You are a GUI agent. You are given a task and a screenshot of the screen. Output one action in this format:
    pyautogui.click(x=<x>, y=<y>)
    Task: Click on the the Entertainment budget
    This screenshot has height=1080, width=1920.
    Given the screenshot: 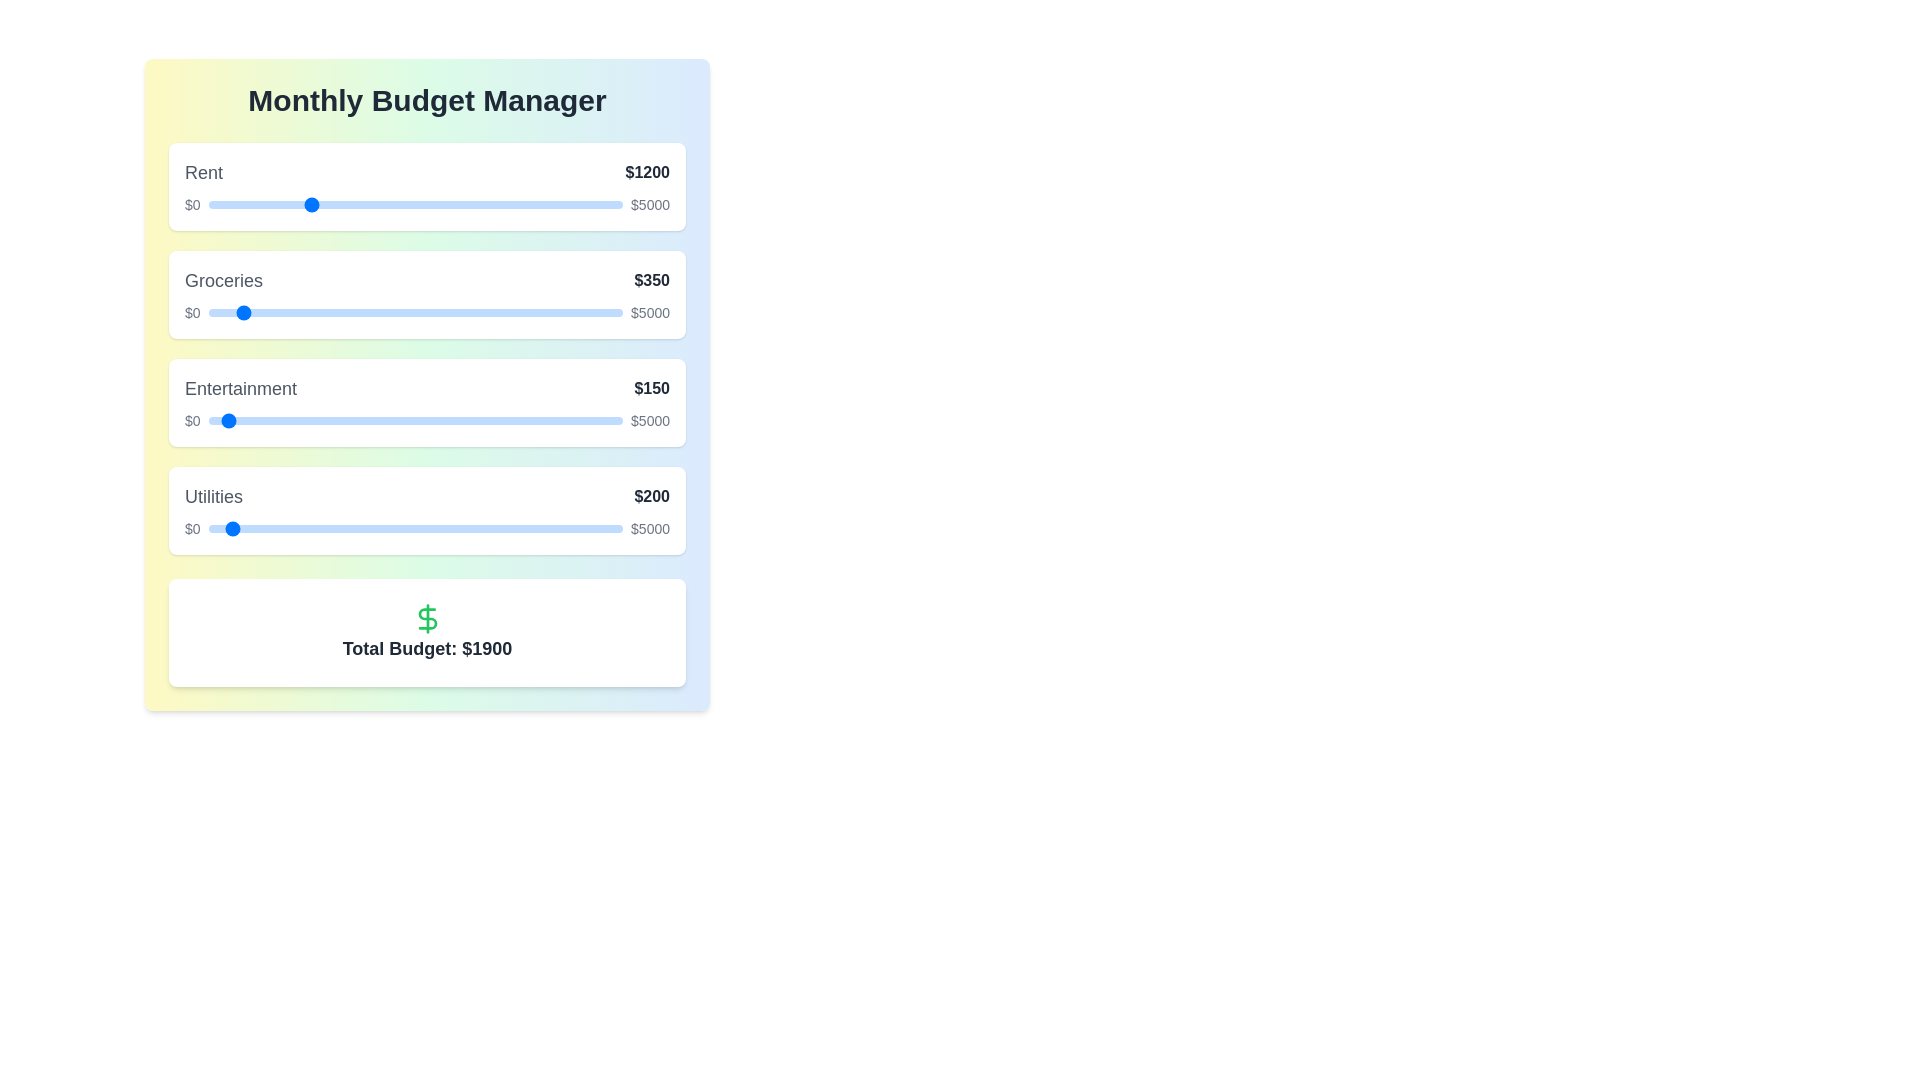 What is the action you would take?
    pyautogui.click(x=243, y=419)
    